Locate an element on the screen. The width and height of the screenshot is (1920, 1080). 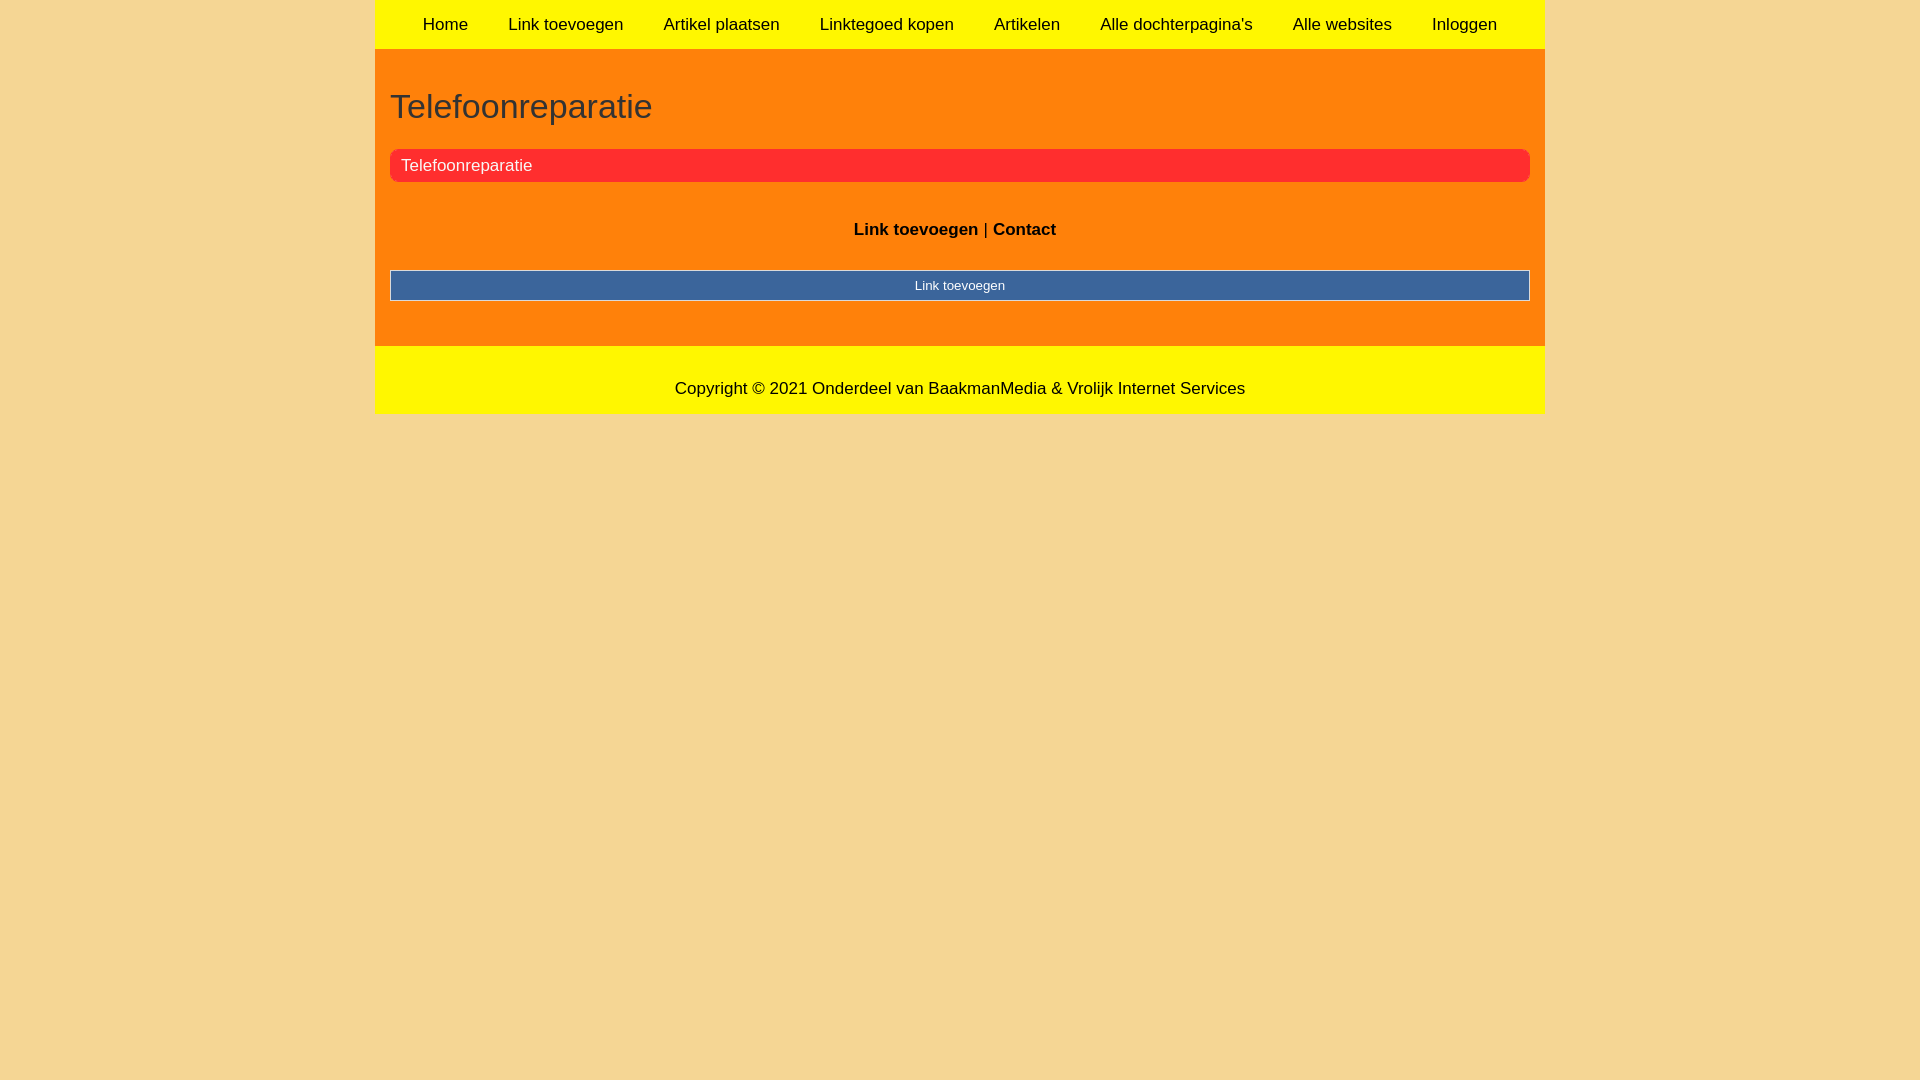
'Alle dochterpagina's' is located at coordinates (1176, 24).